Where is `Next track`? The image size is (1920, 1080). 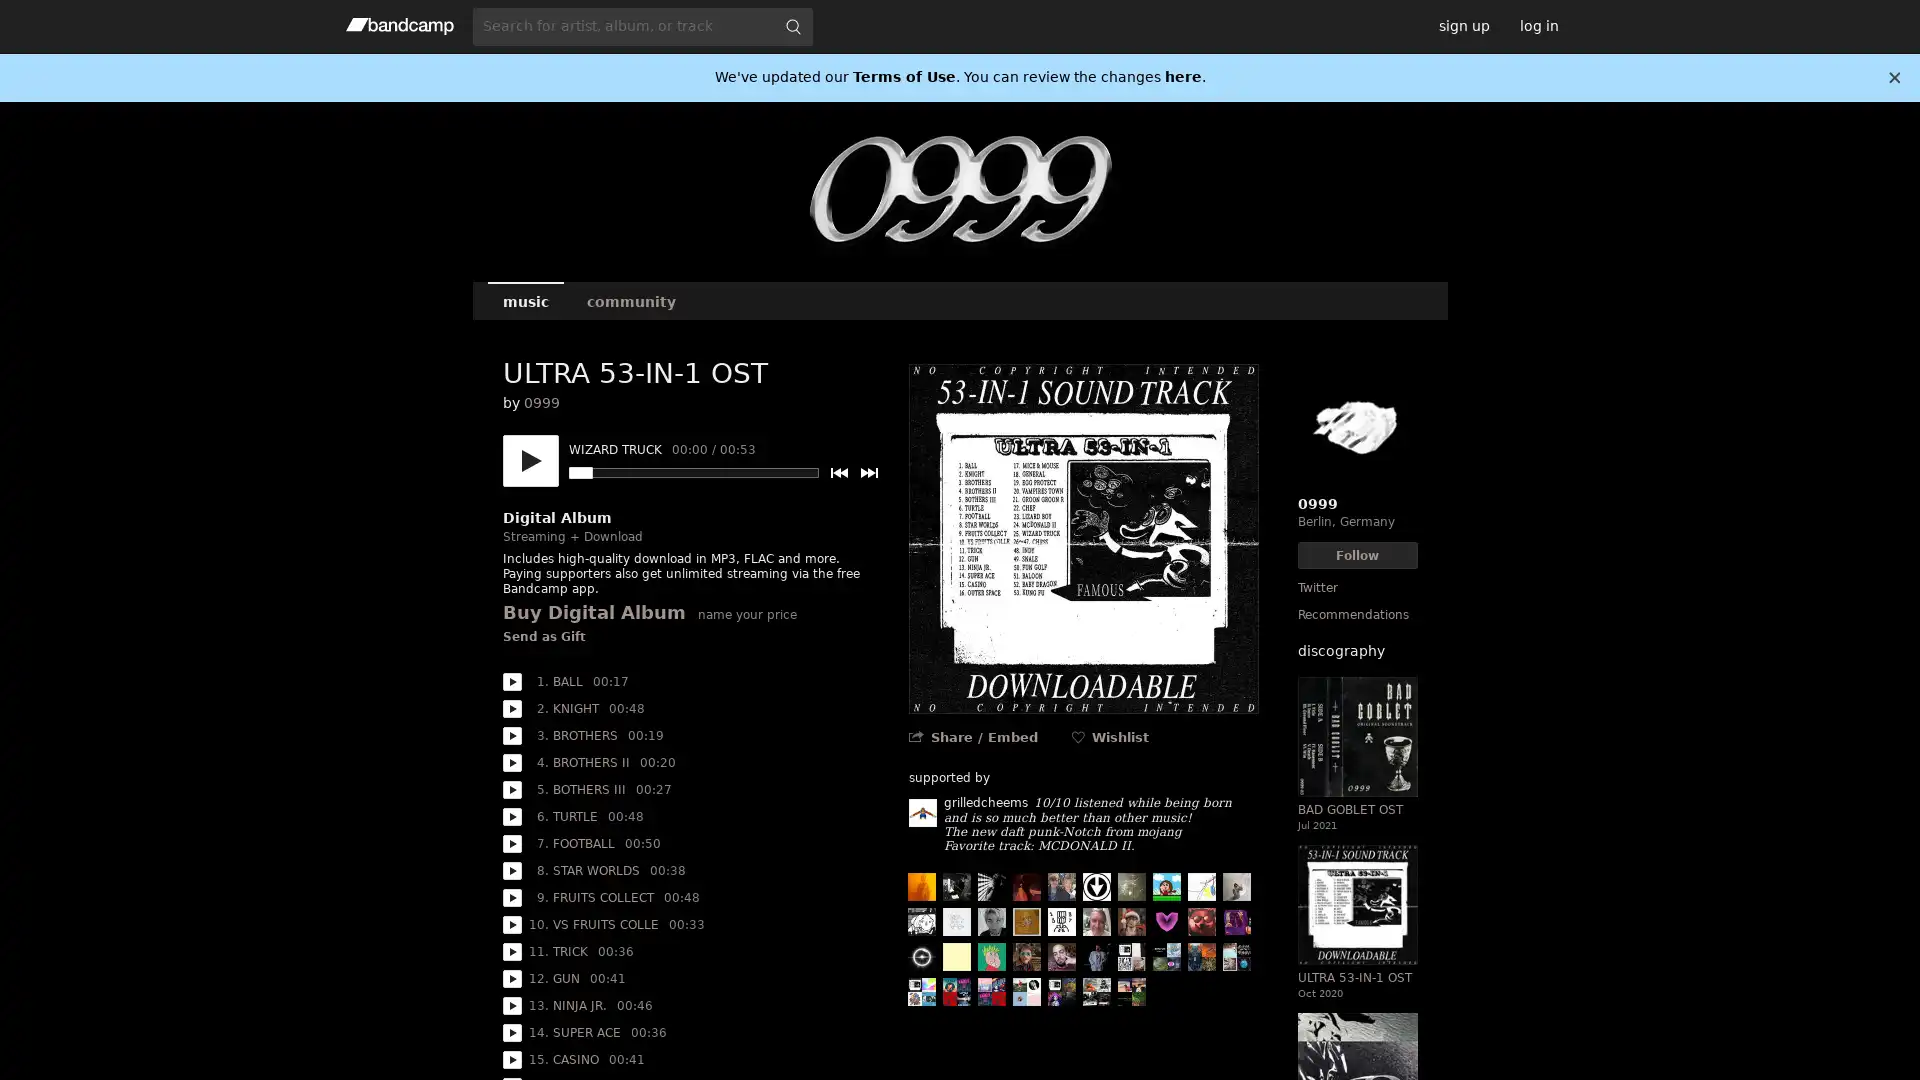 Next track is located at coordinates (868, 473).